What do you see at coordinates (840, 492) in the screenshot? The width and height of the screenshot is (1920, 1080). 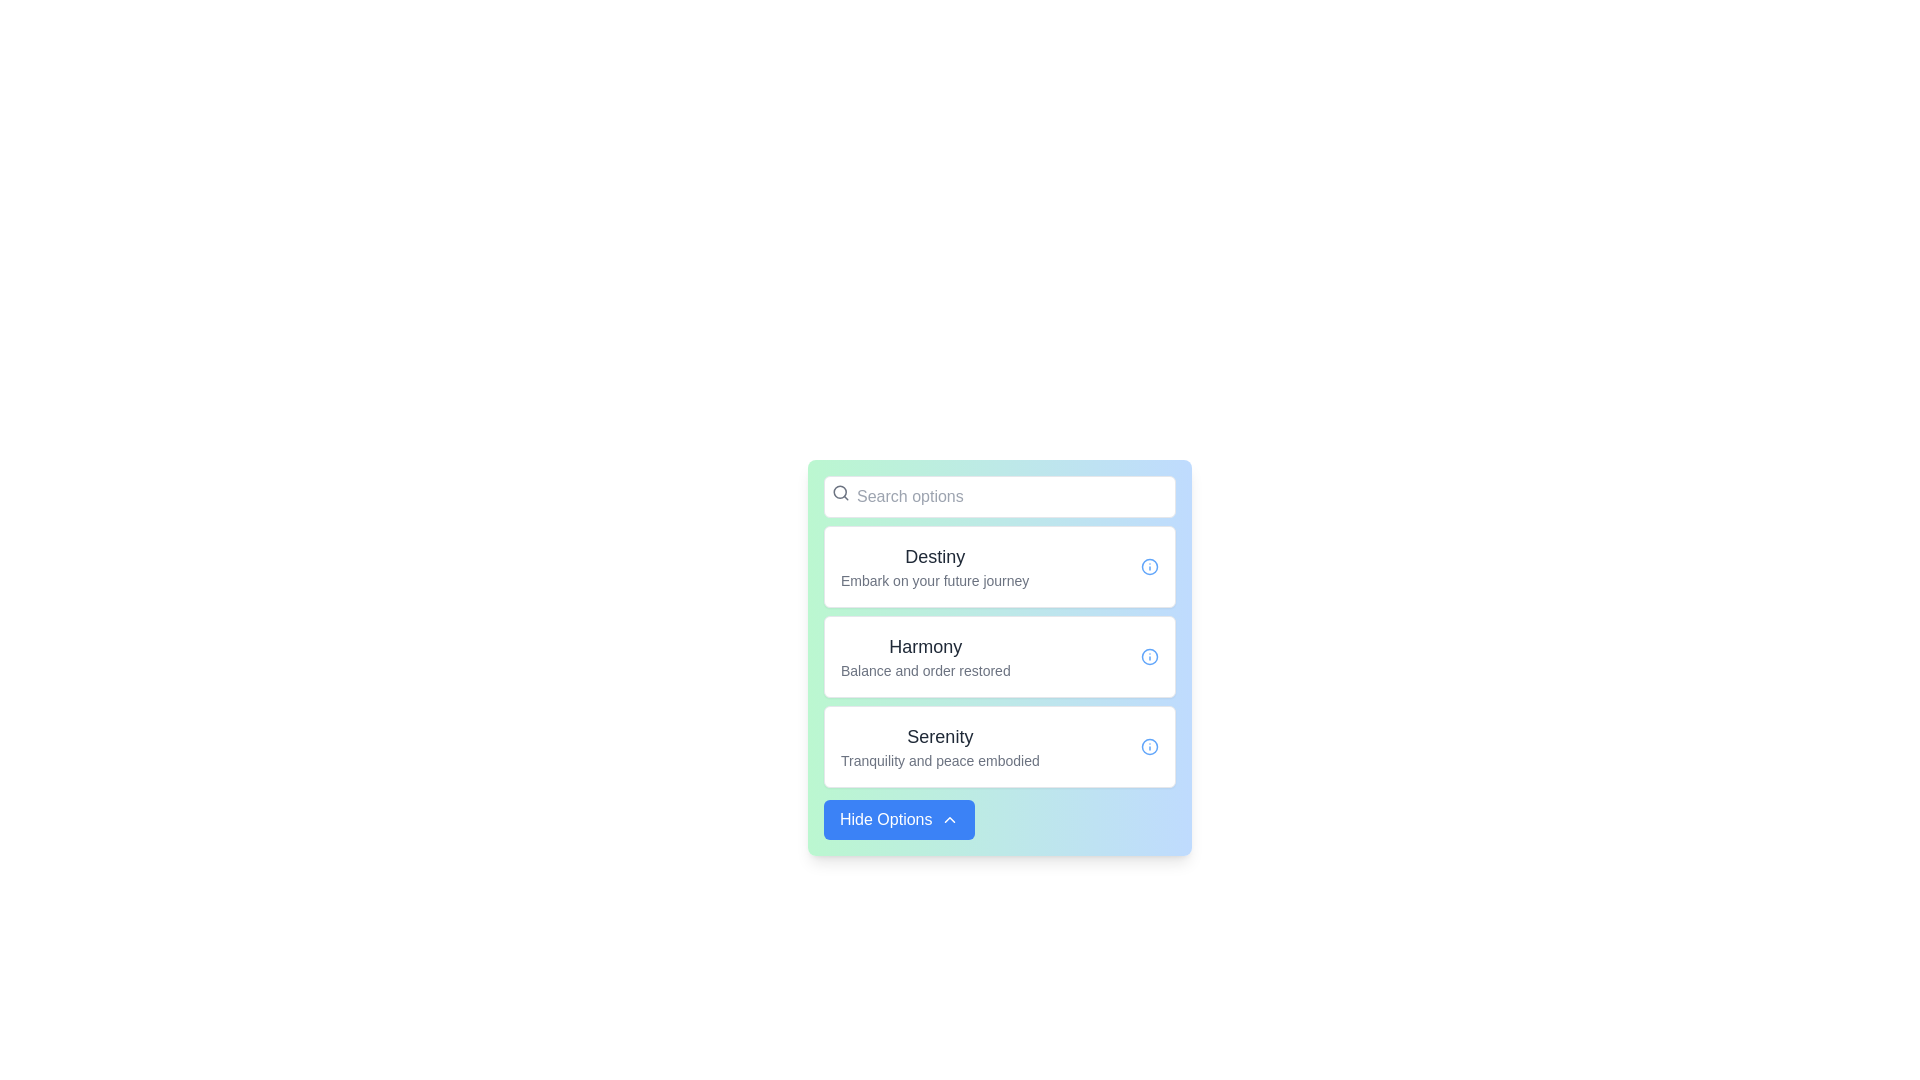 I see `the magnifying glass icon located at the left side of the search field in the 'Search options' card UI component` at bounding box center [840, 492].